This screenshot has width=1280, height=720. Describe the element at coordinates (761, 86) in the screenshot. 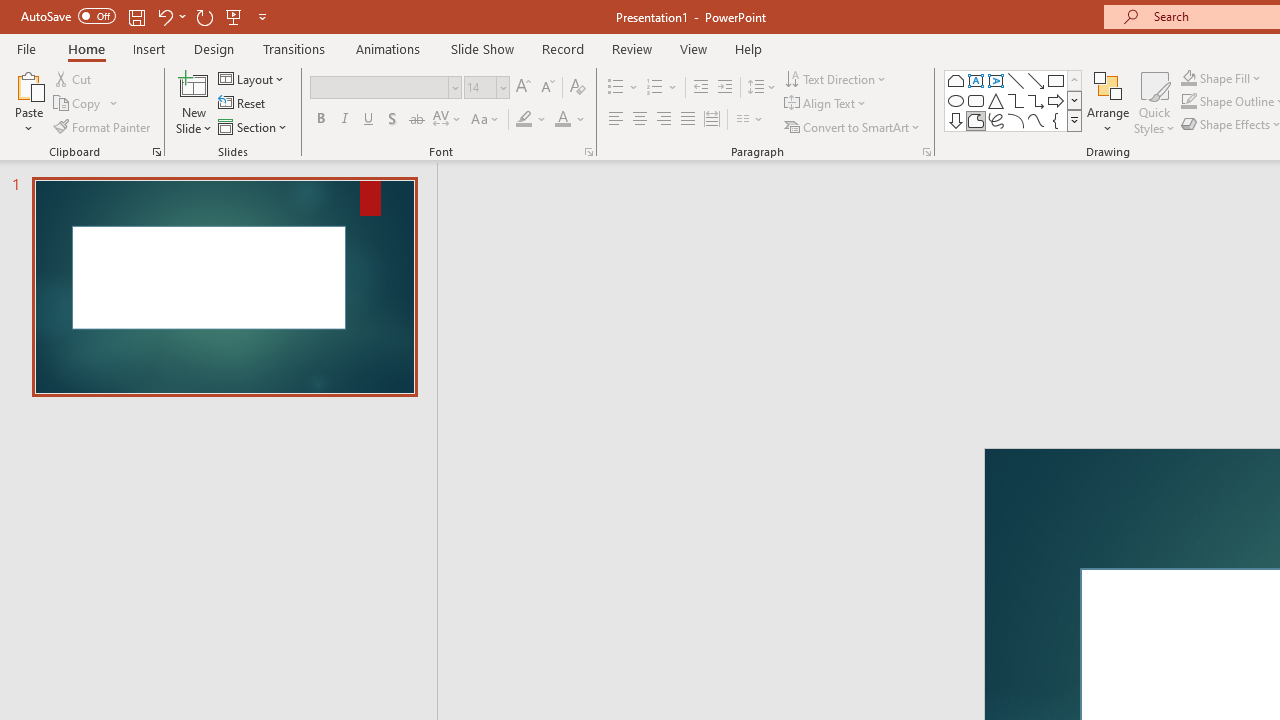

I see `'Line Spacing'` at that location.